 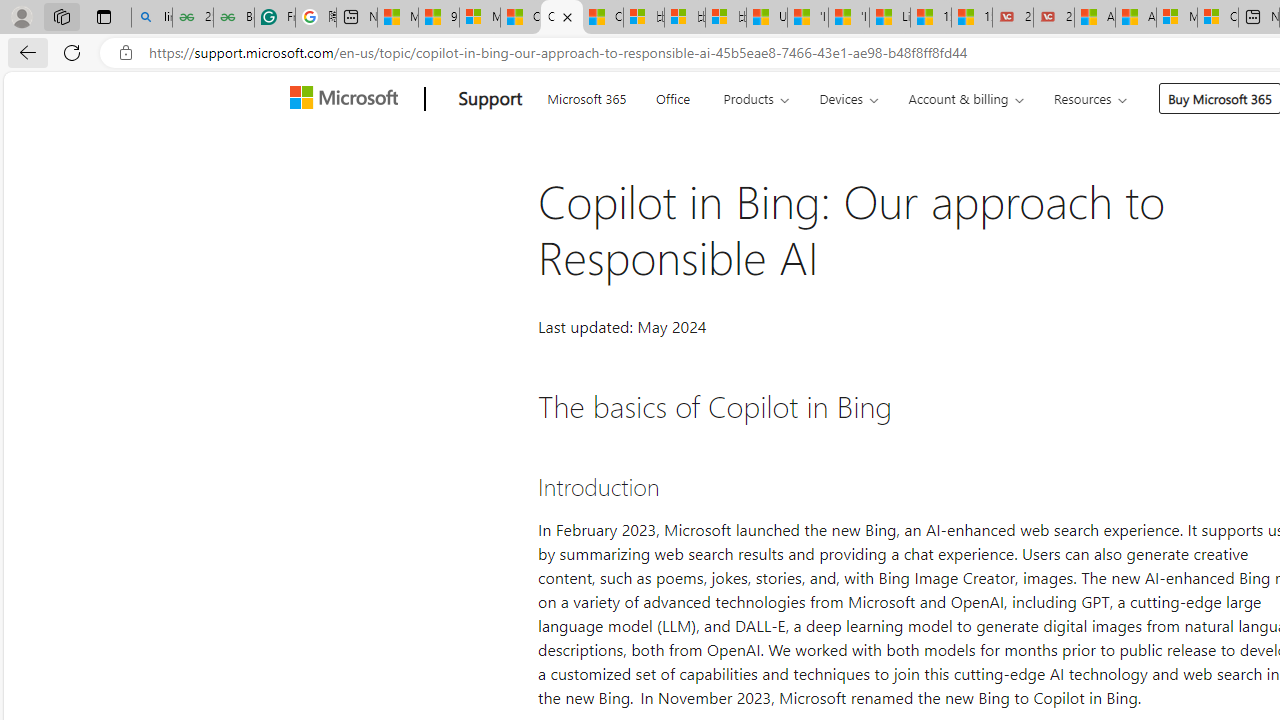 What do you see at coordinates (672, 96) in the screenshot?
I see `'Office'` at bounding box center [672, 96].